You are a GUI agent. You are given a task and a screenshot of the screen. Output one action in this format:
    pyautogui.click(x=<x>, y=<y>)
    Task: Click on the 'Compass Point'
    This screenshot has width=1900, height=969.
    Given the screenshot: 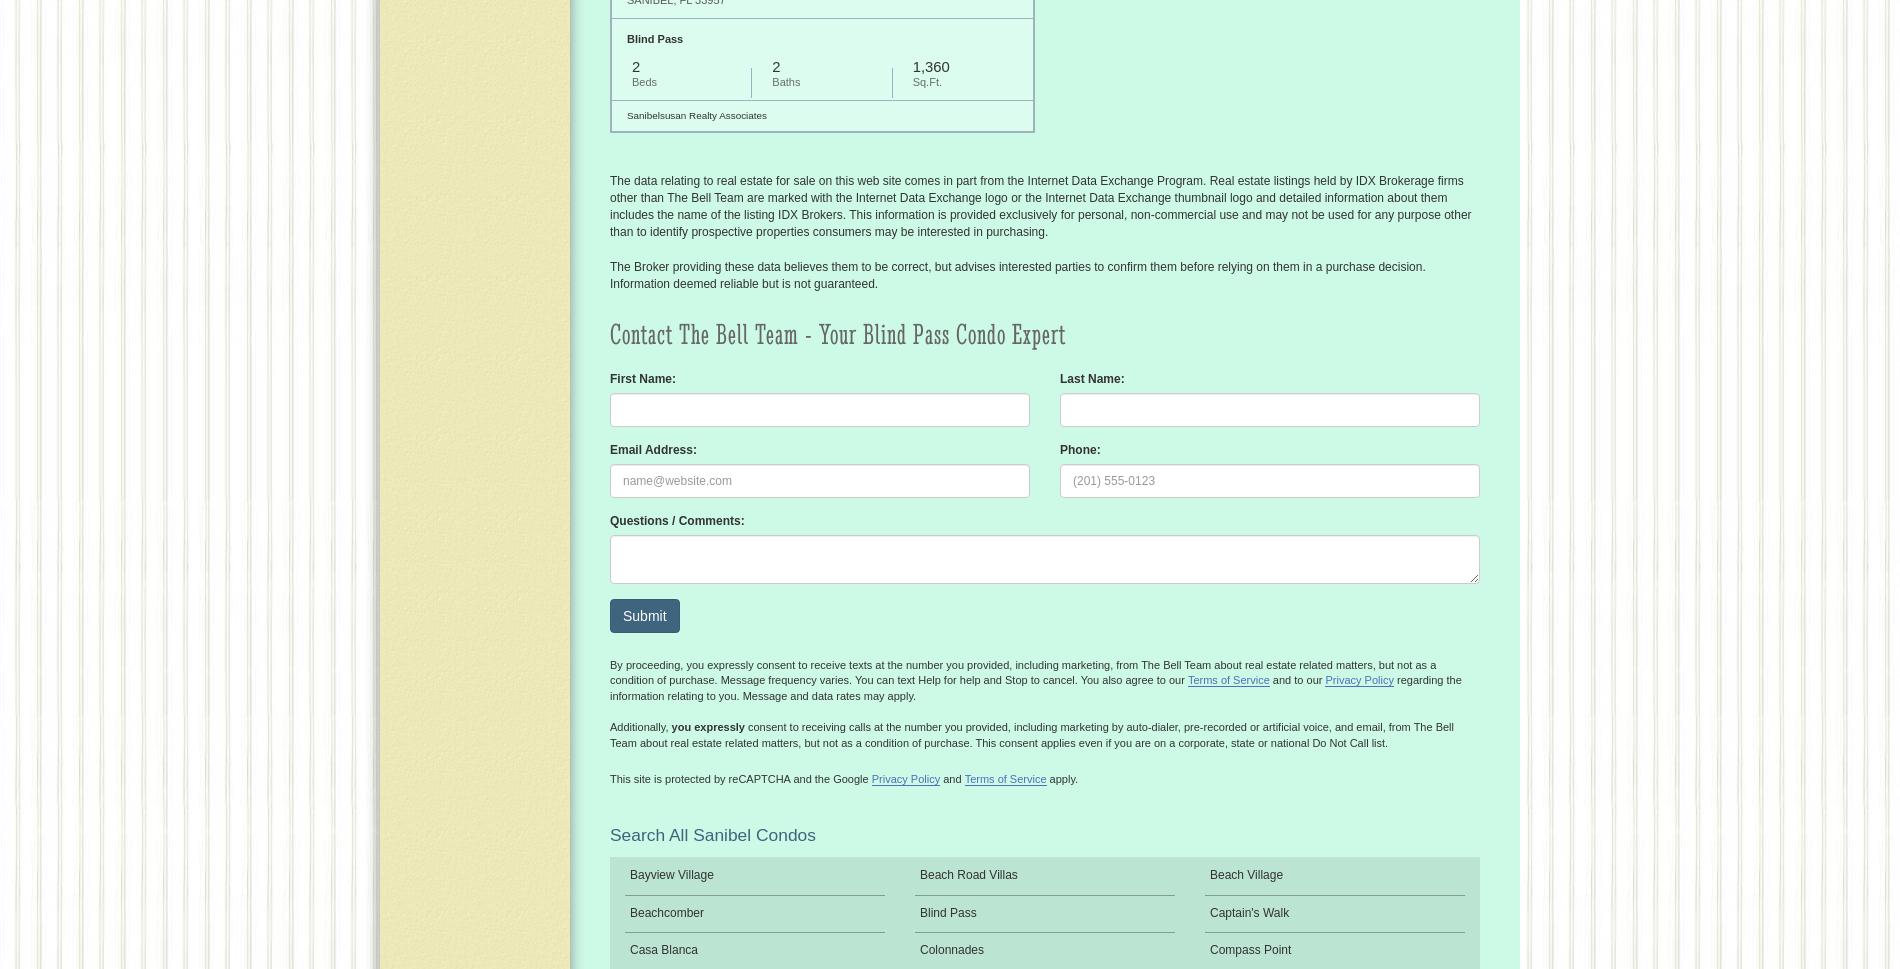 What is the action you would take?
    pyautogui.click(x=1249, y=948)
    